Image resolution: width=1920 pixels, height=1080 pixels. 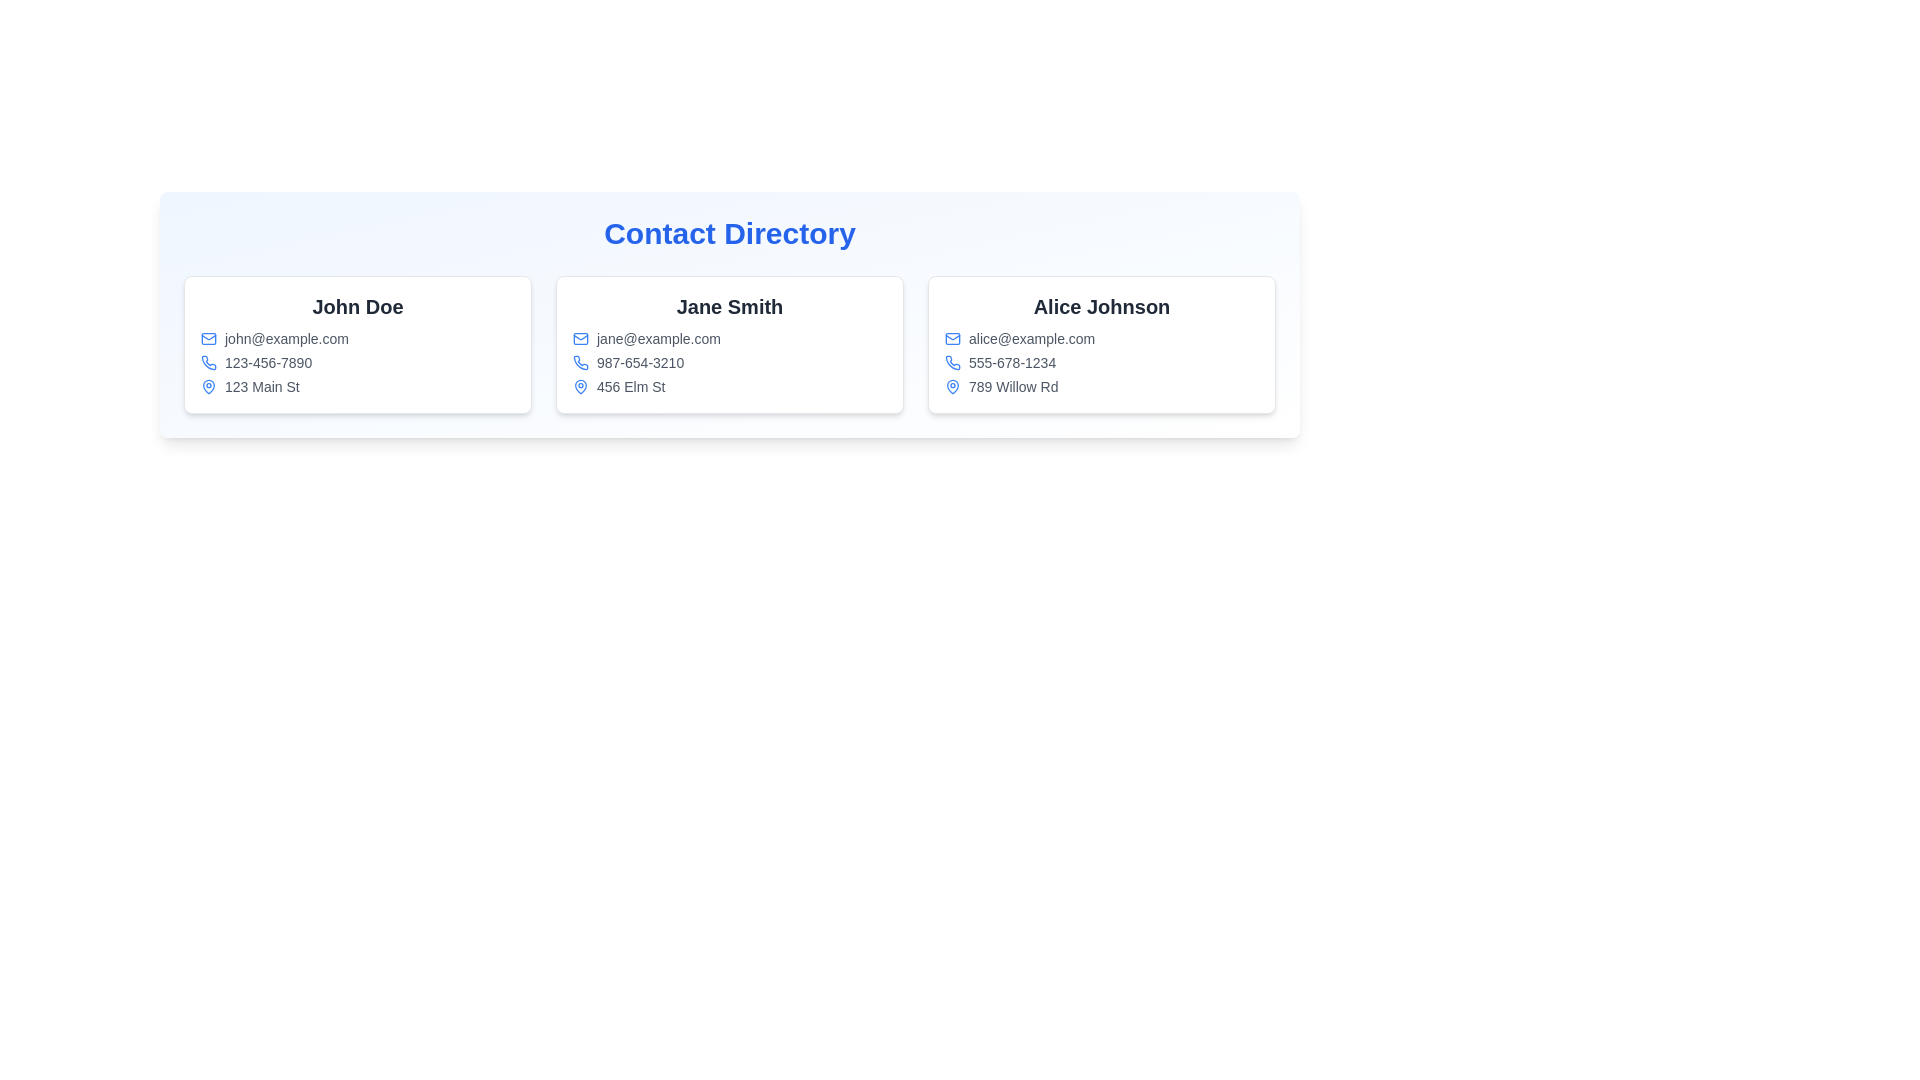 I want to click on the content of the header displaying 'Jane Smith' in the contact details card located in the middle column, so click(x=728, y=307).